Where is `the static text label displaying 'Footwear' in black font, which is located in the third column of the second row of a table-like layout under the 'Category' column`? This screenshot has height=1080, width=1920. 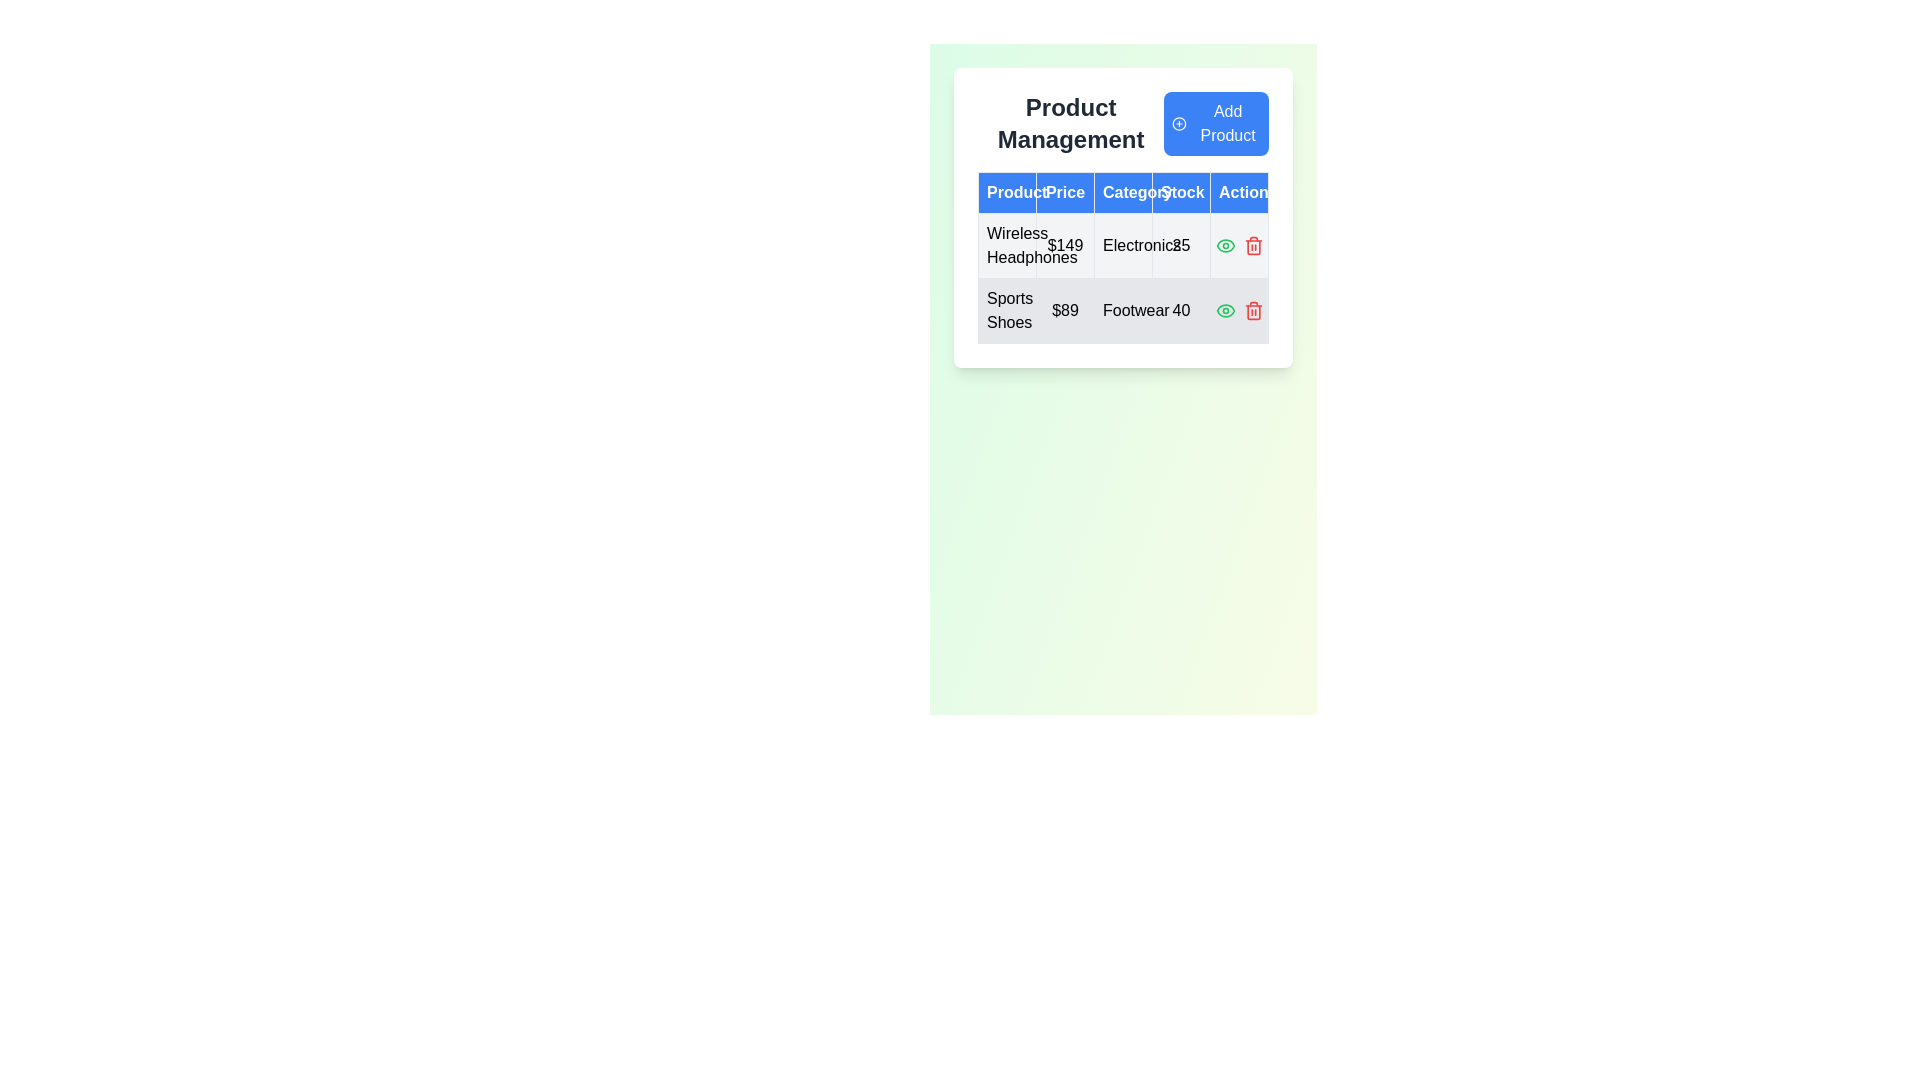
the static text label displaying 'Footwear' in black font, which is located in the third column of the second row of a table-like layout under the 'Category' column is located at coordinates (1123, 311).